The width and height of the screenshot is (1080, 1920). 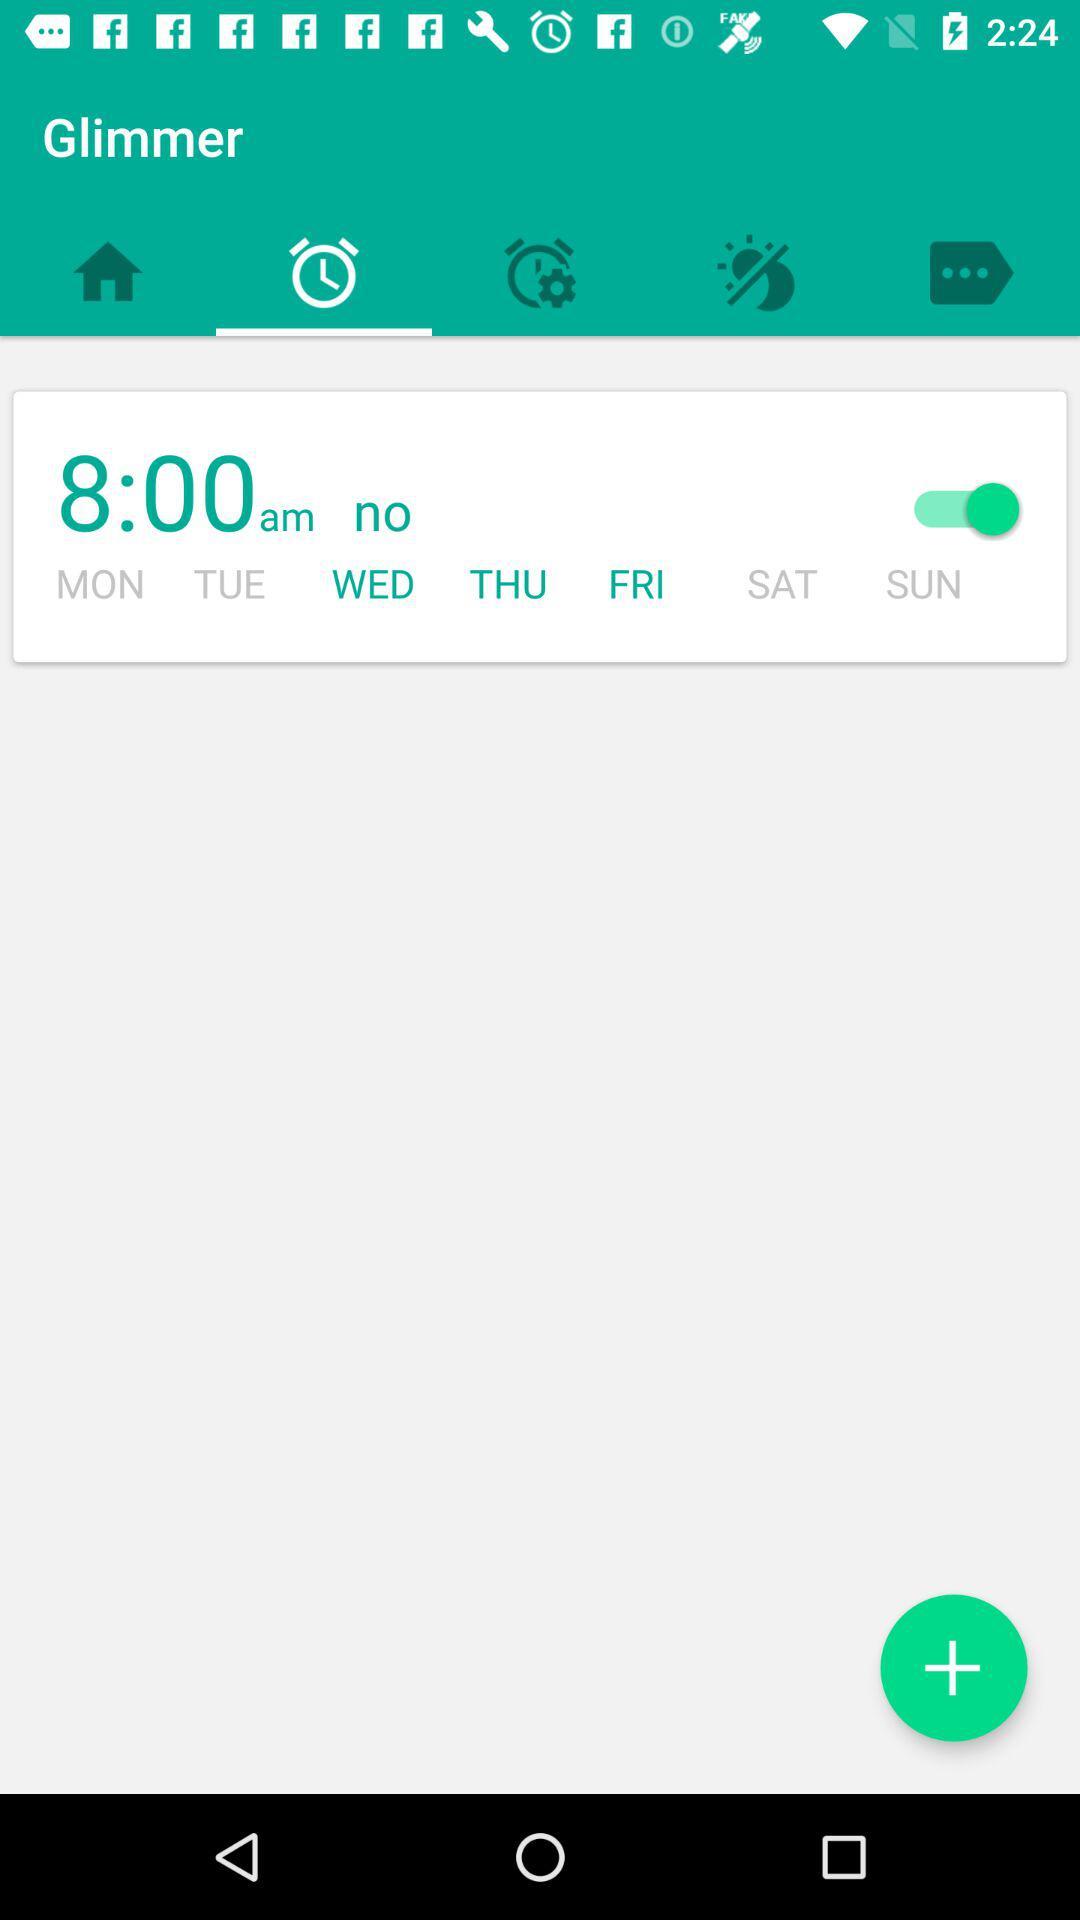 I want to click on the item below the sat item, so click(x=952, y=1668).